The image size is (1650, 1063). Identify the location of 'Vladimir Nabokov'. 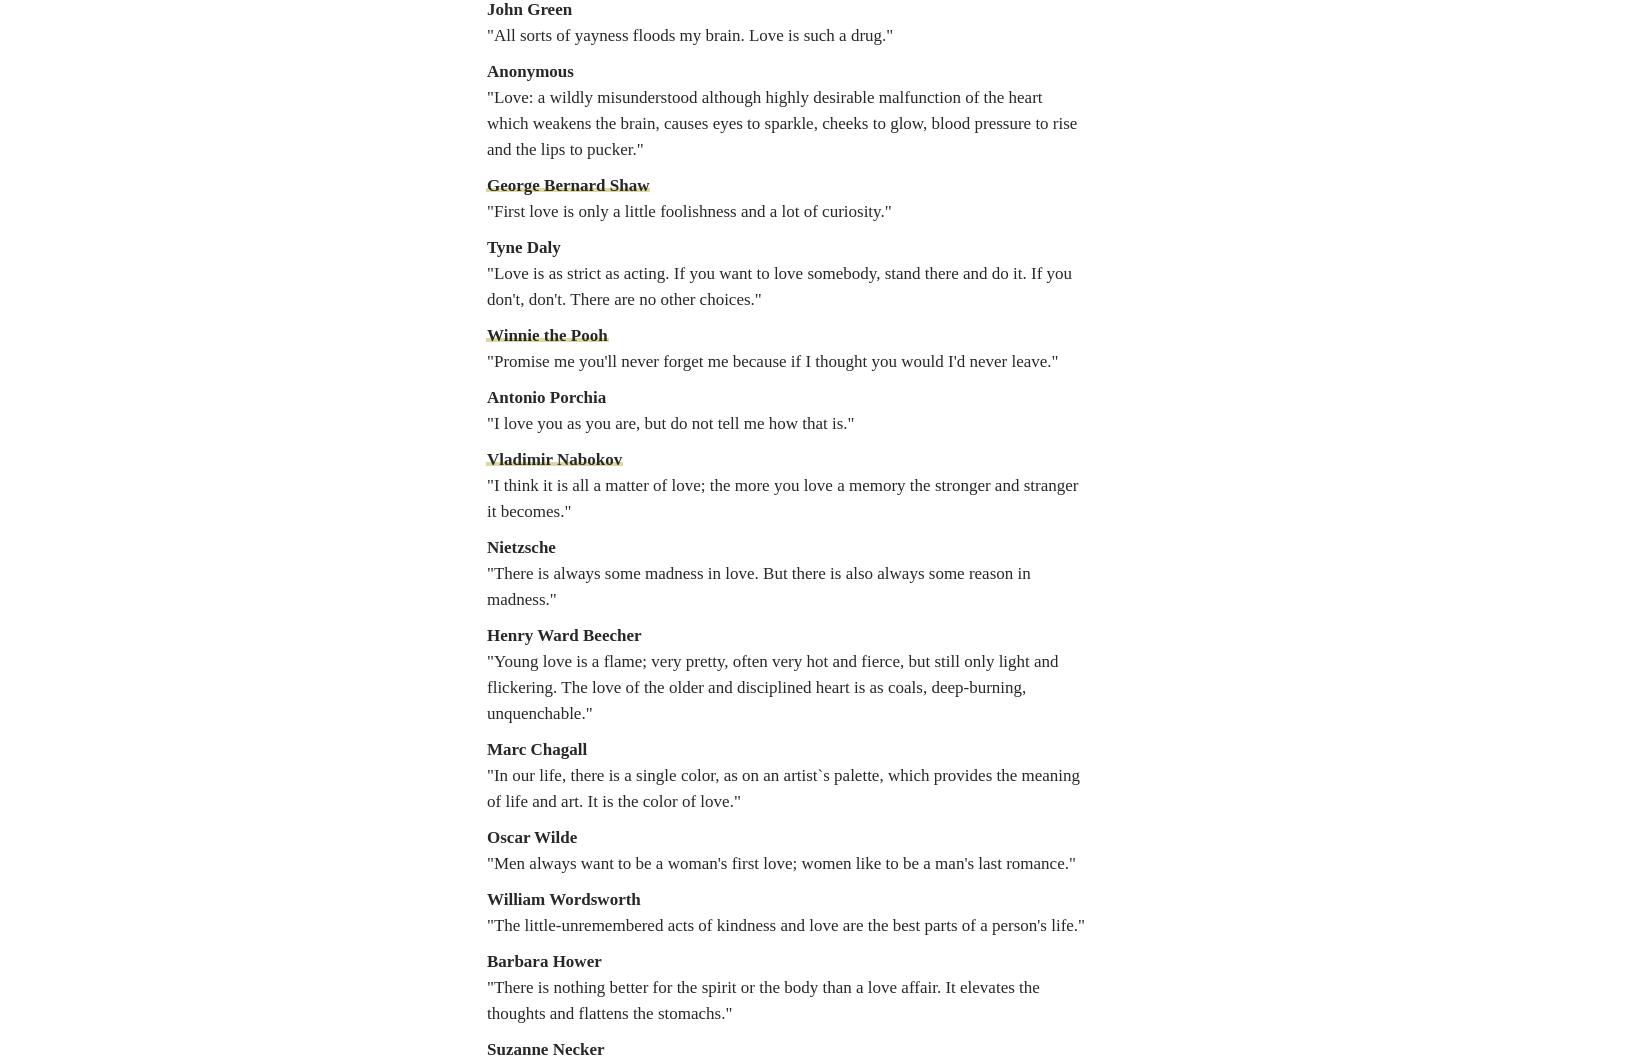
(553, 459).